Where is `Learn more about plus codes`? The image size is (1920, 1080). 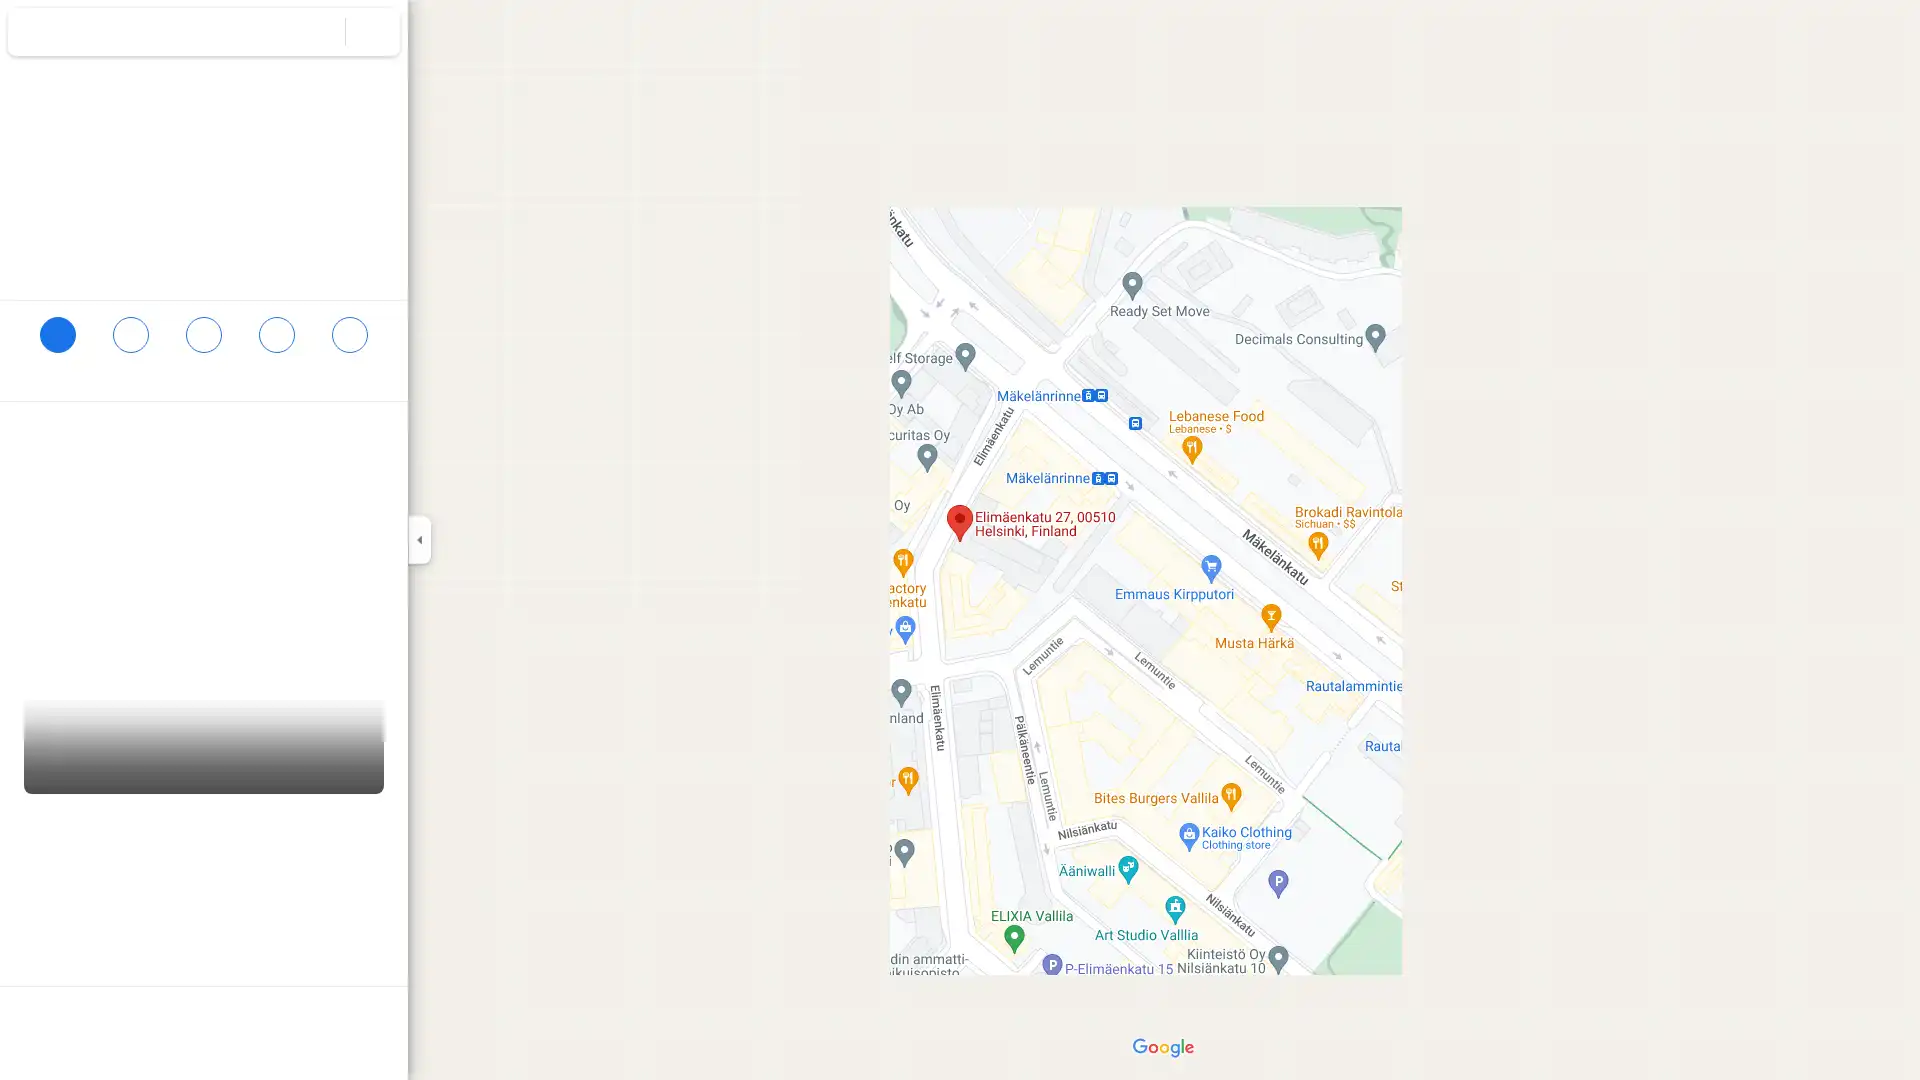
Learn more about plus codes is located at coordinates (383, 478).